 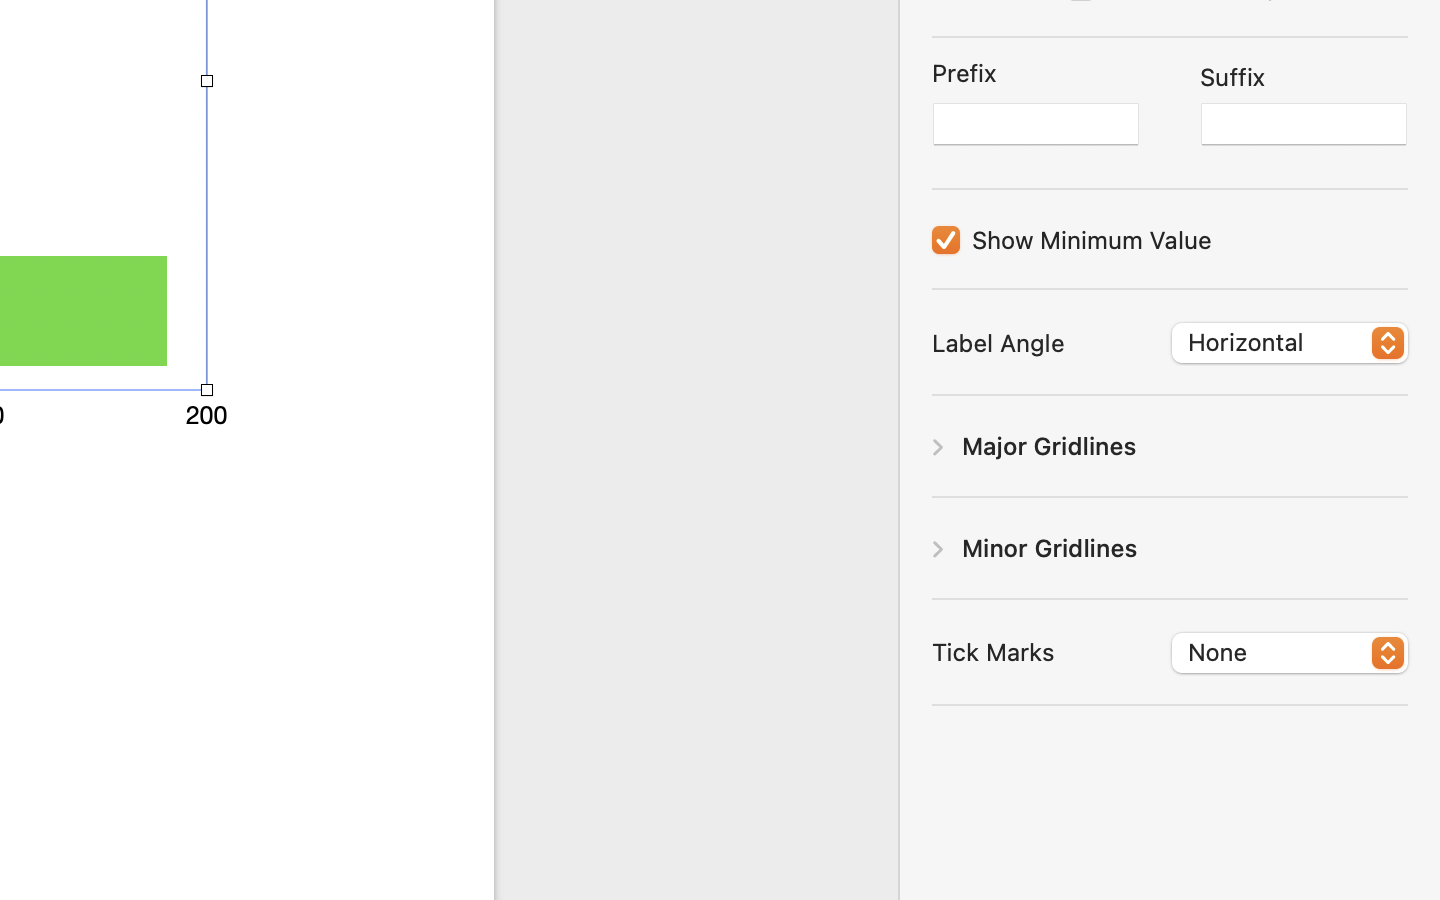 I want to click on 'Label Angle', so click(x=997, y=342).